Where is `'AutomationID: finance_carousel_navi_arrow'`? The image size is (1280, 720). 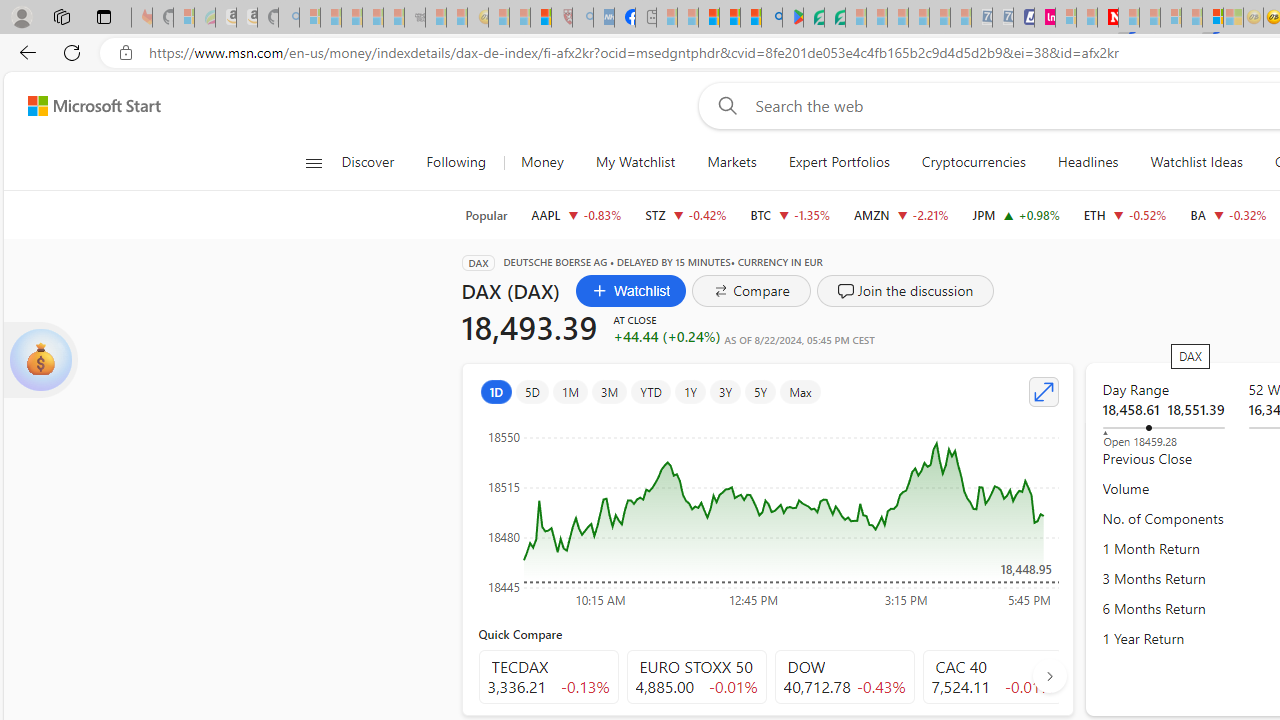
'AutomationID: finance_carousel_navi_arrow' is located at coordinates (1048, 675).